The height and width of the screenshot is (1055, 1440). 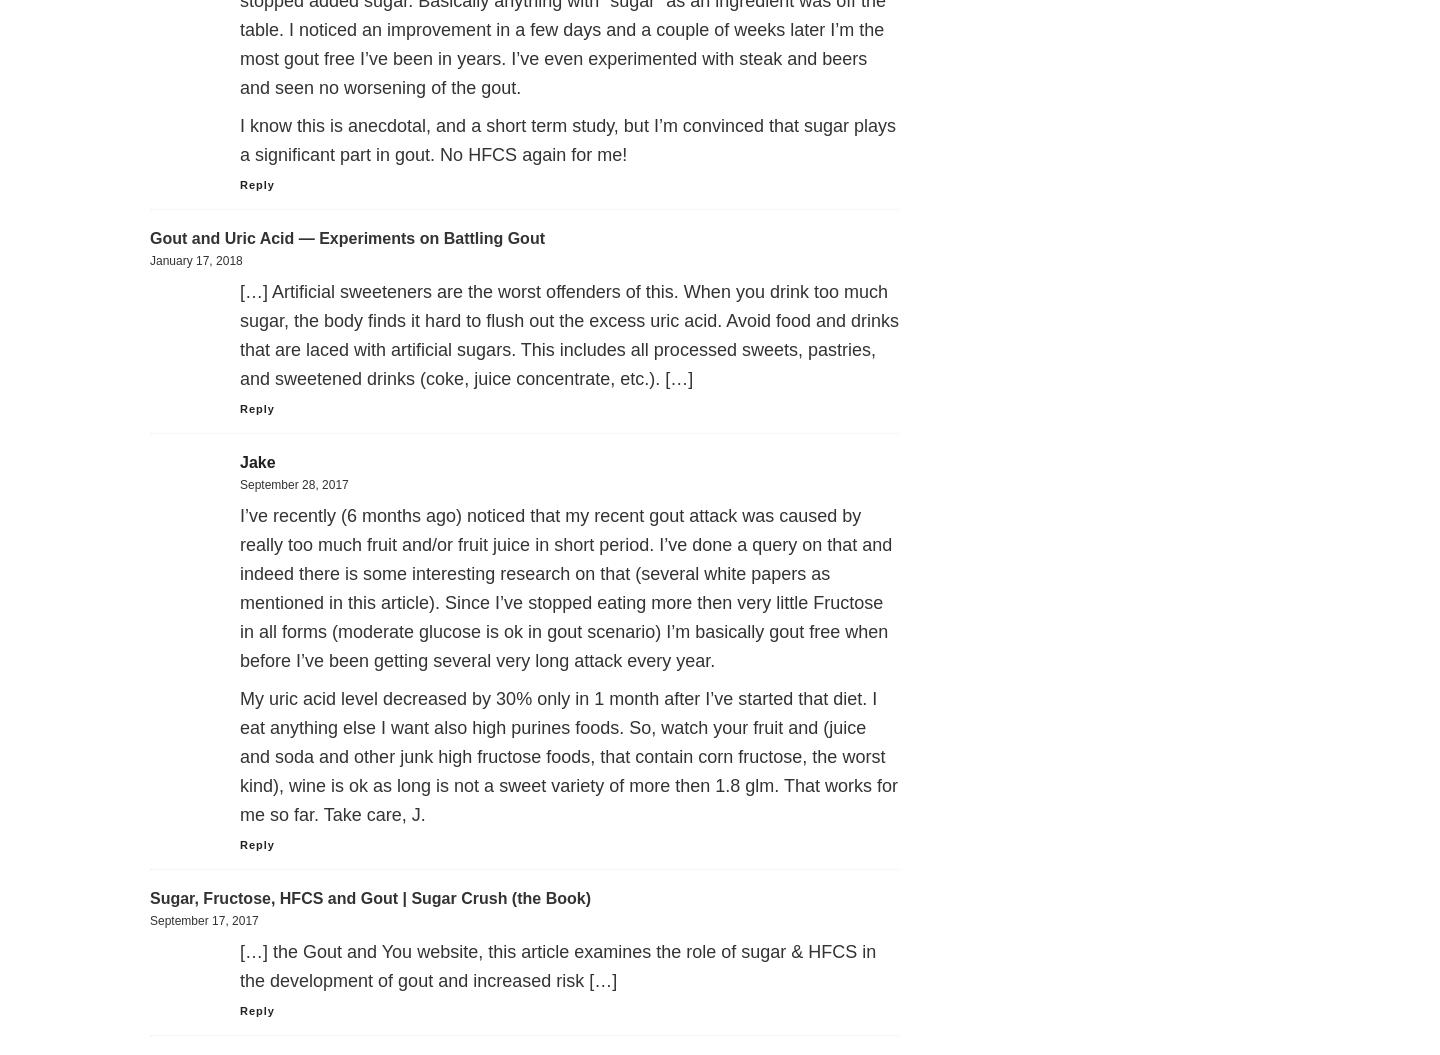 What do you see at coordinates (240, 966) in the screenshot?
I see `'[…] the Gout and You website, this article examines the role of sugar & HFCS in the development of gout and increased risk […]'` at bounding box center [240, 966].